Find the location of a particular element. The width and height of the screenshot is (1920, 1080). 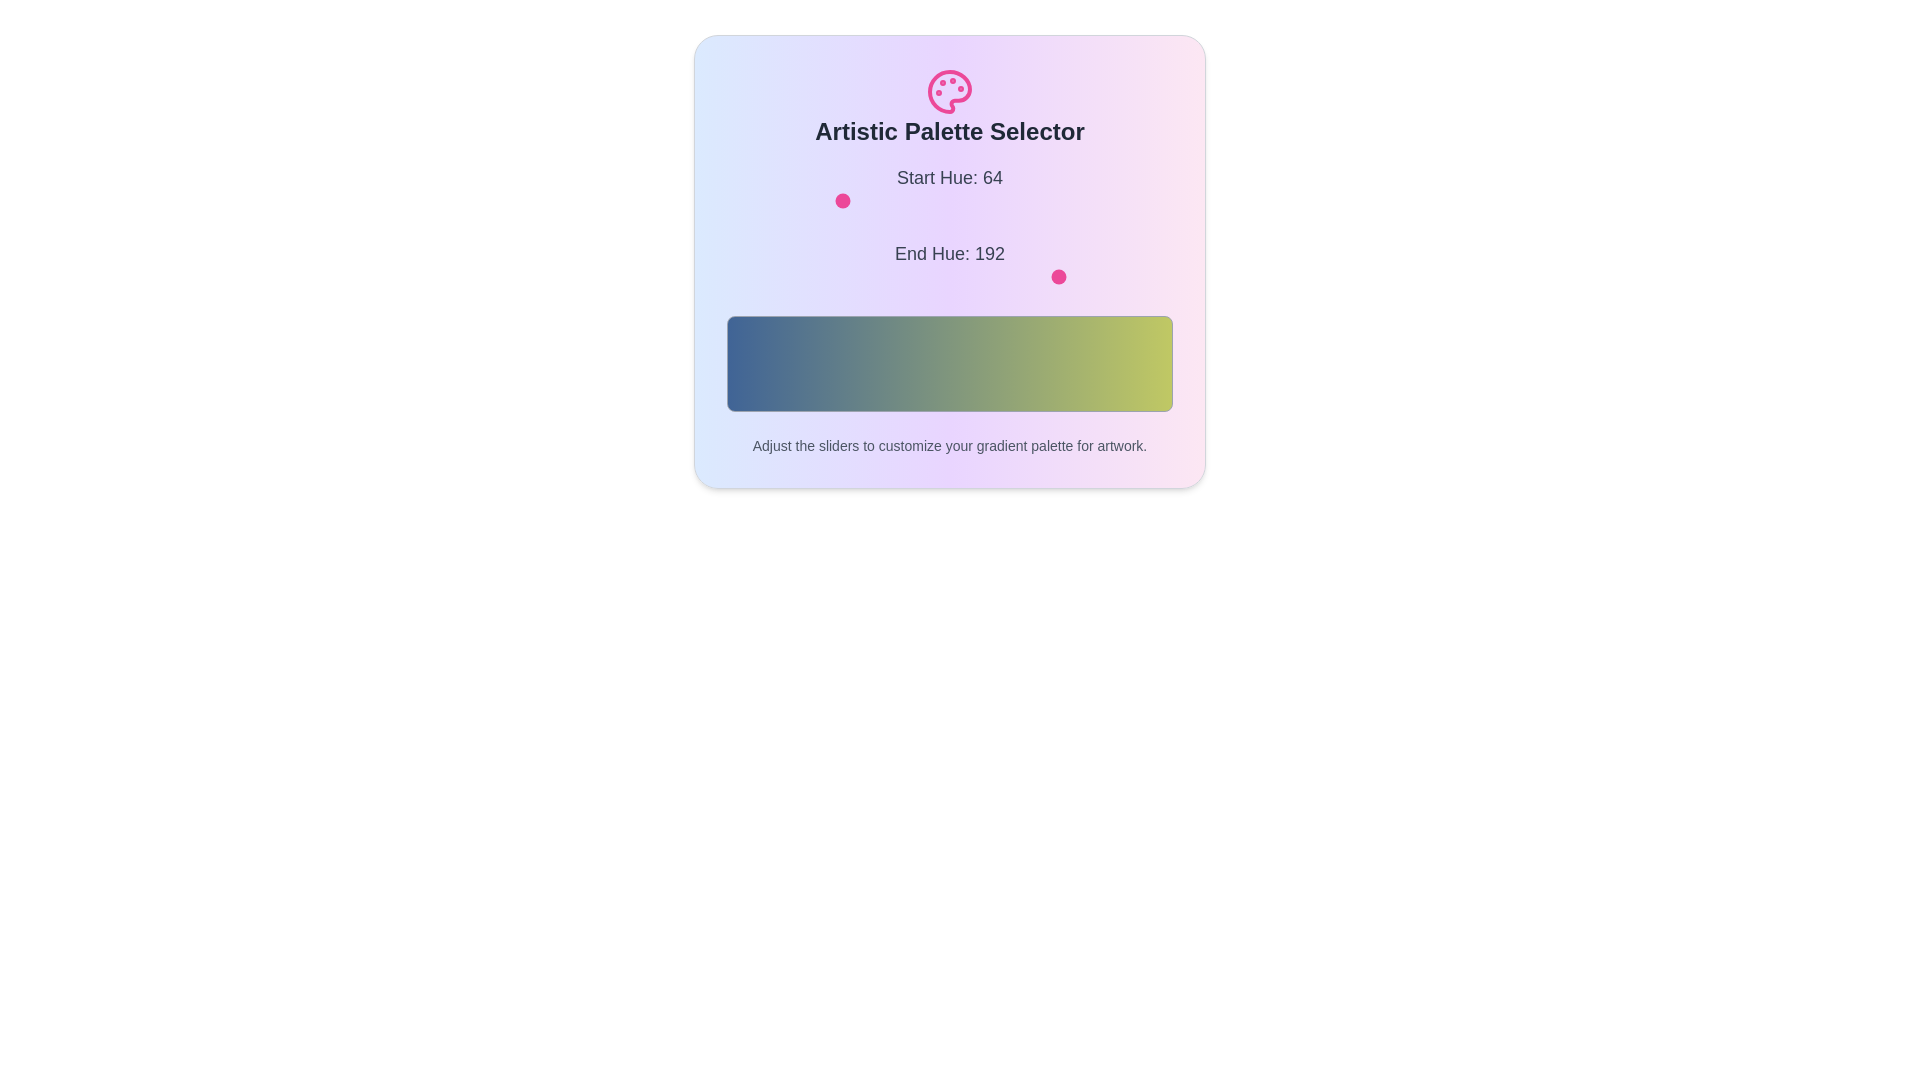

the 'End Hue' slider to 105 is located at coordinates (909, 277).